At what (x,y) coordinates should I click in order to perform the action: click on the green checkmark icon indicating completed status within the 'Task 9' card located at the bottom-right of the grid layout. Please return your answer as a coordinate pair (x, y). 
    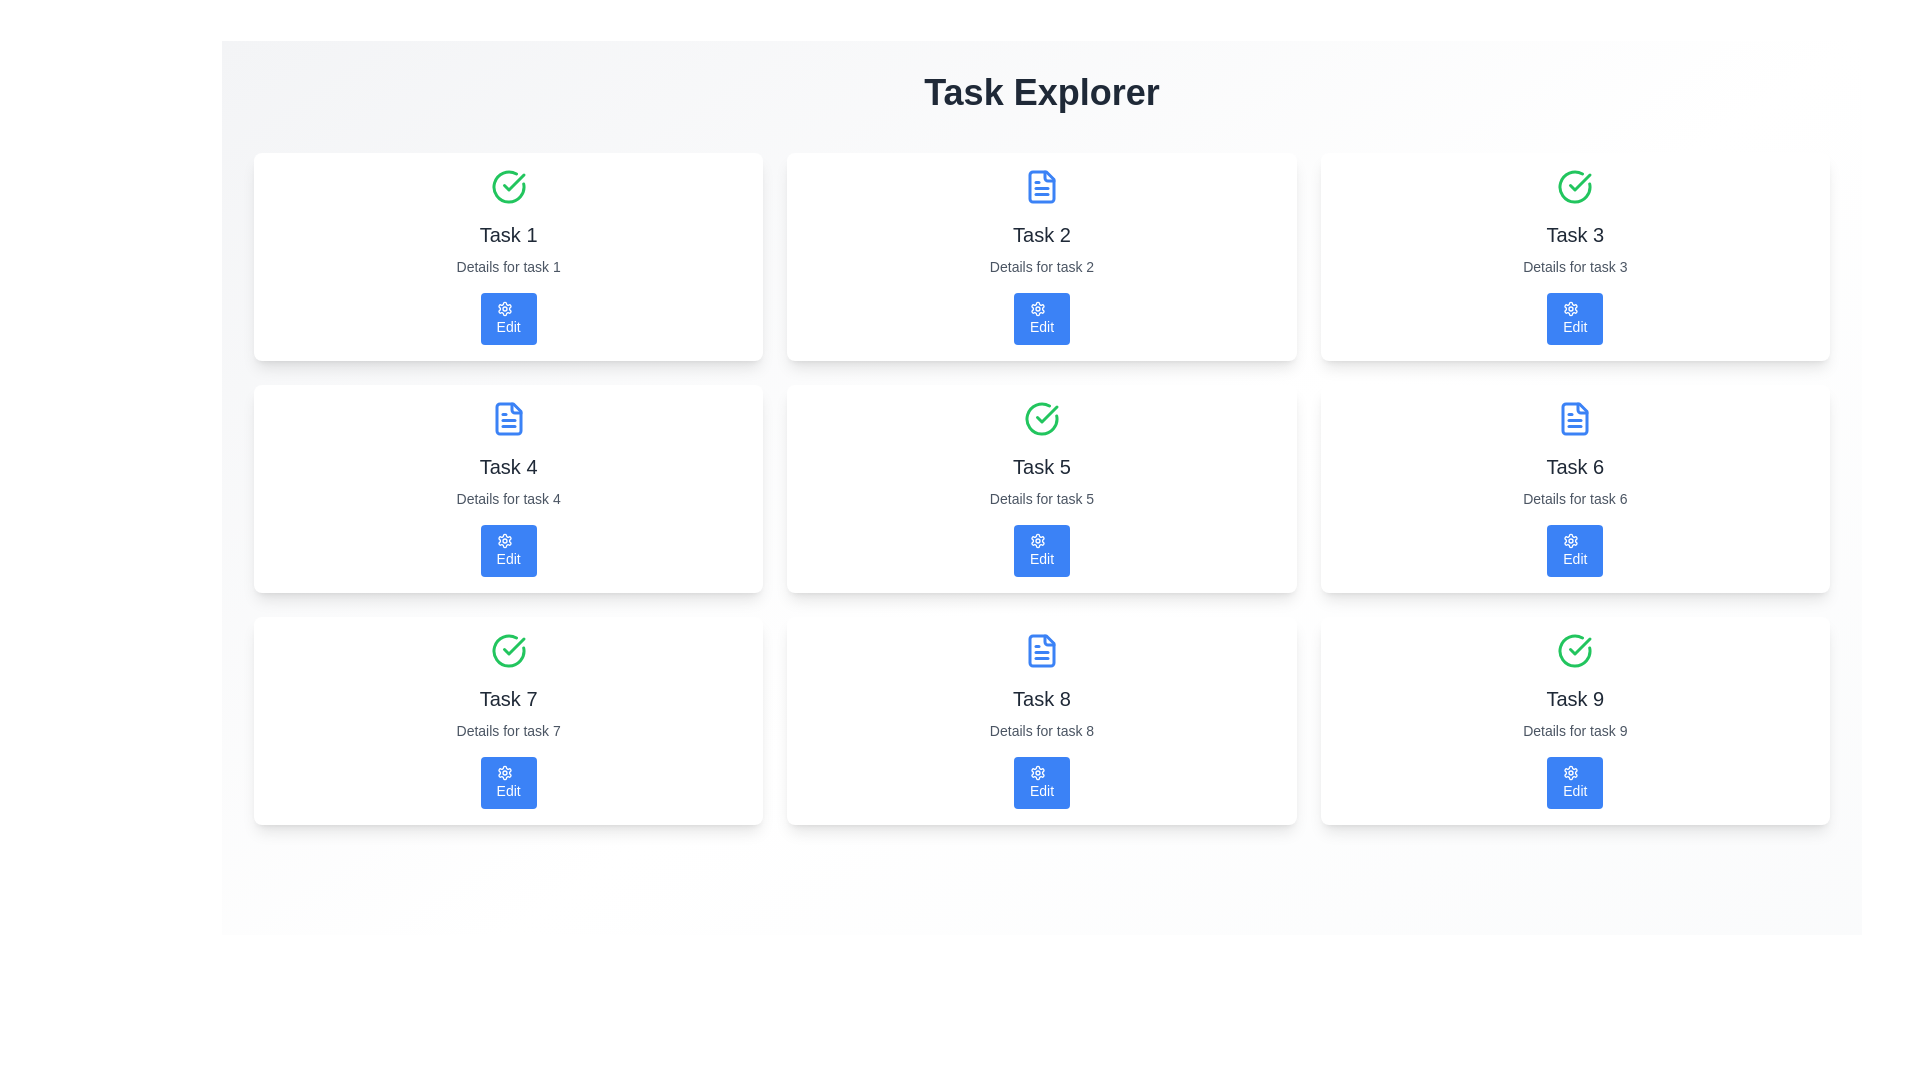
    Looking at the image, I should click on (1579, 646).